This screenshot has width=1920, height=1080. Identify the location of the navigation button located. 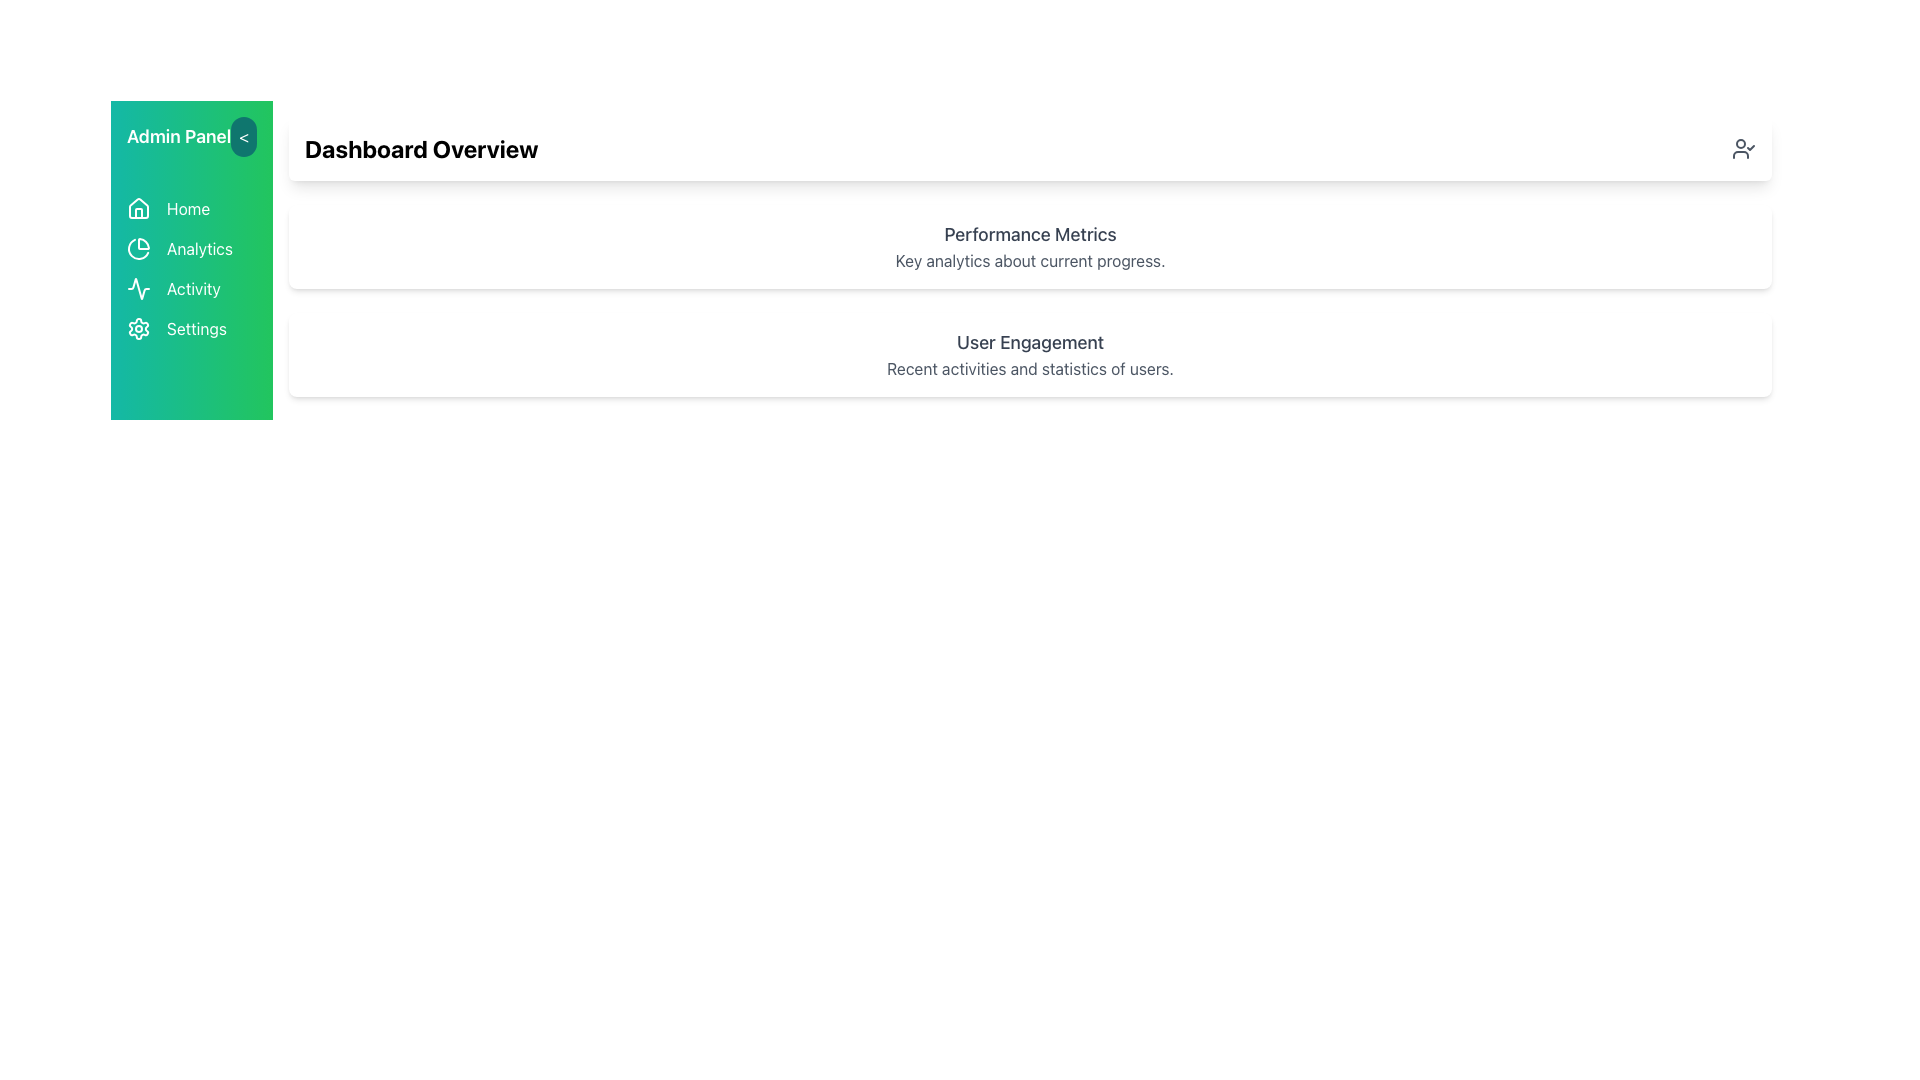
(243, 136).